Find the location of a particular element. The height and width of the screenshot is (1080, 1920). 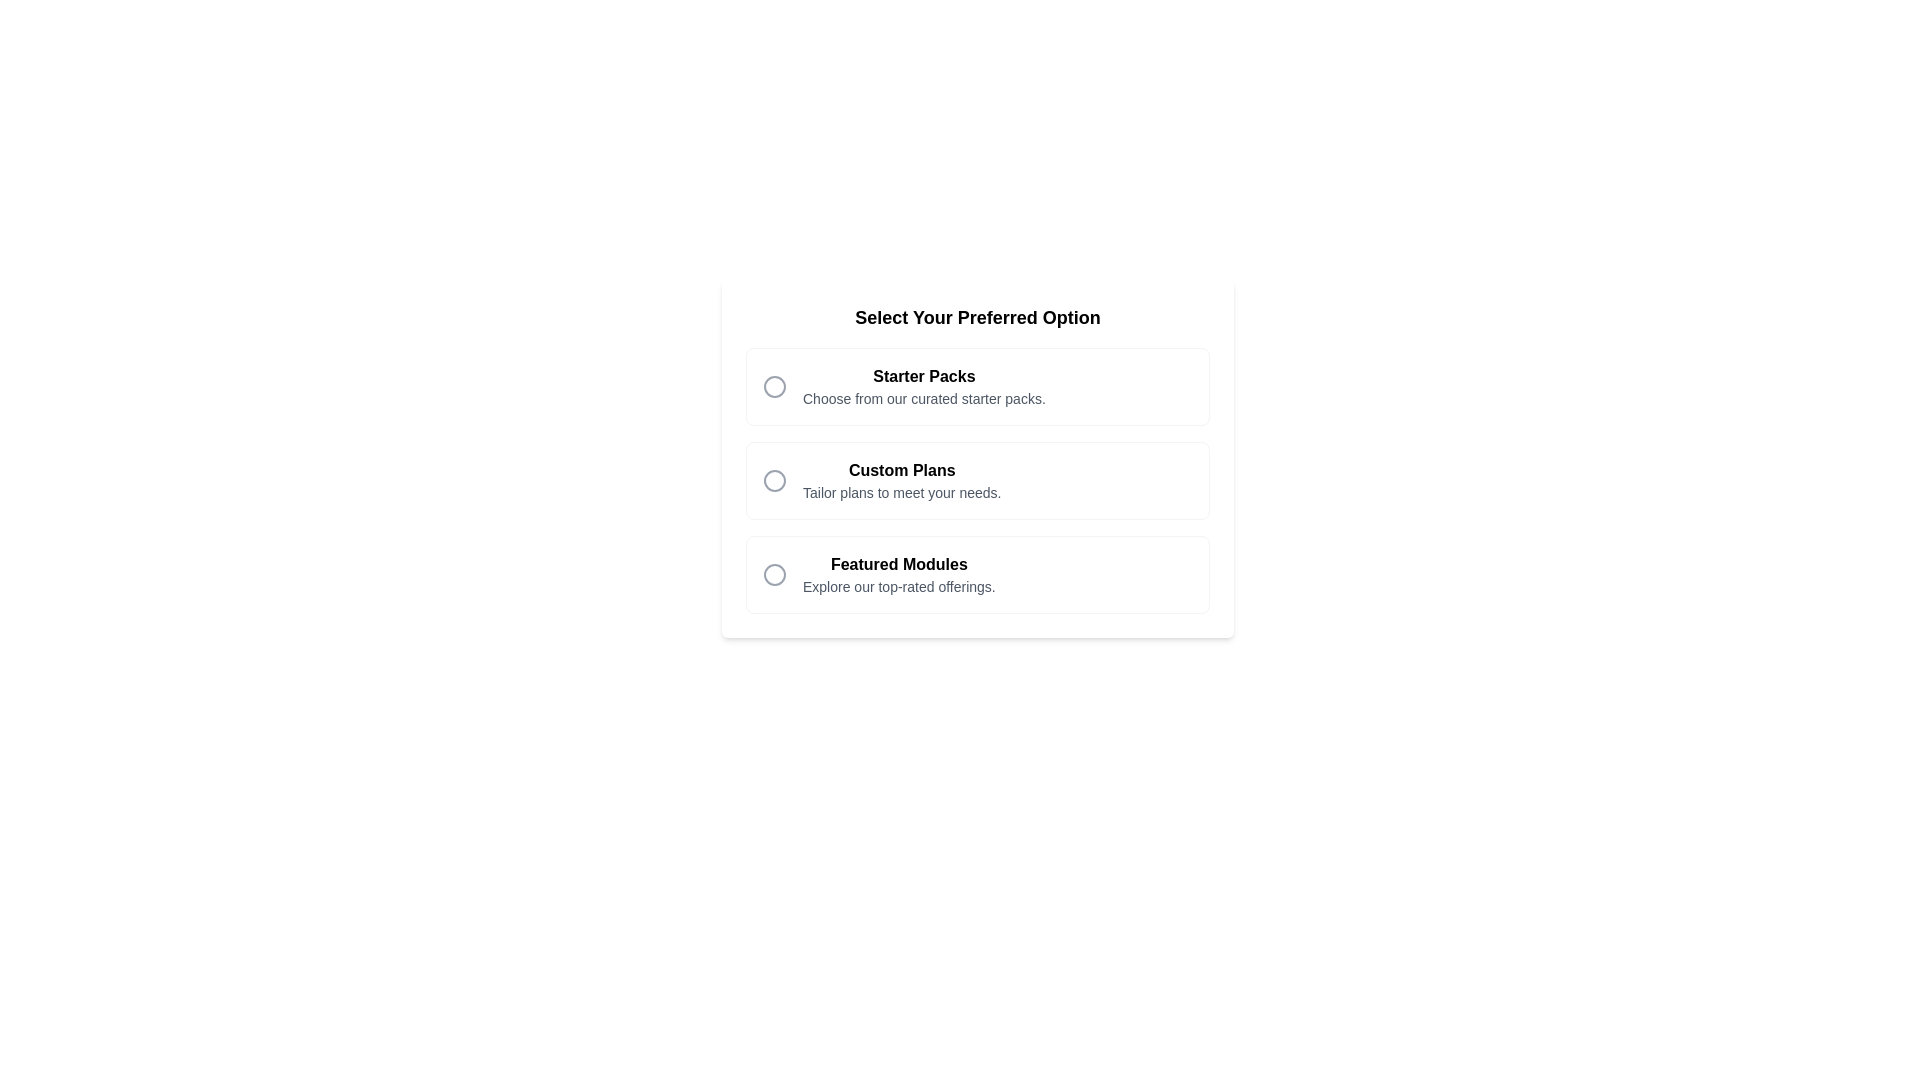

the Text Display that describes customizable plans, located centrally in the second card of a vertically stacked list, positioned between 'Starter Packs' and 'Featured Modules' is located at coordinates (901, 481).